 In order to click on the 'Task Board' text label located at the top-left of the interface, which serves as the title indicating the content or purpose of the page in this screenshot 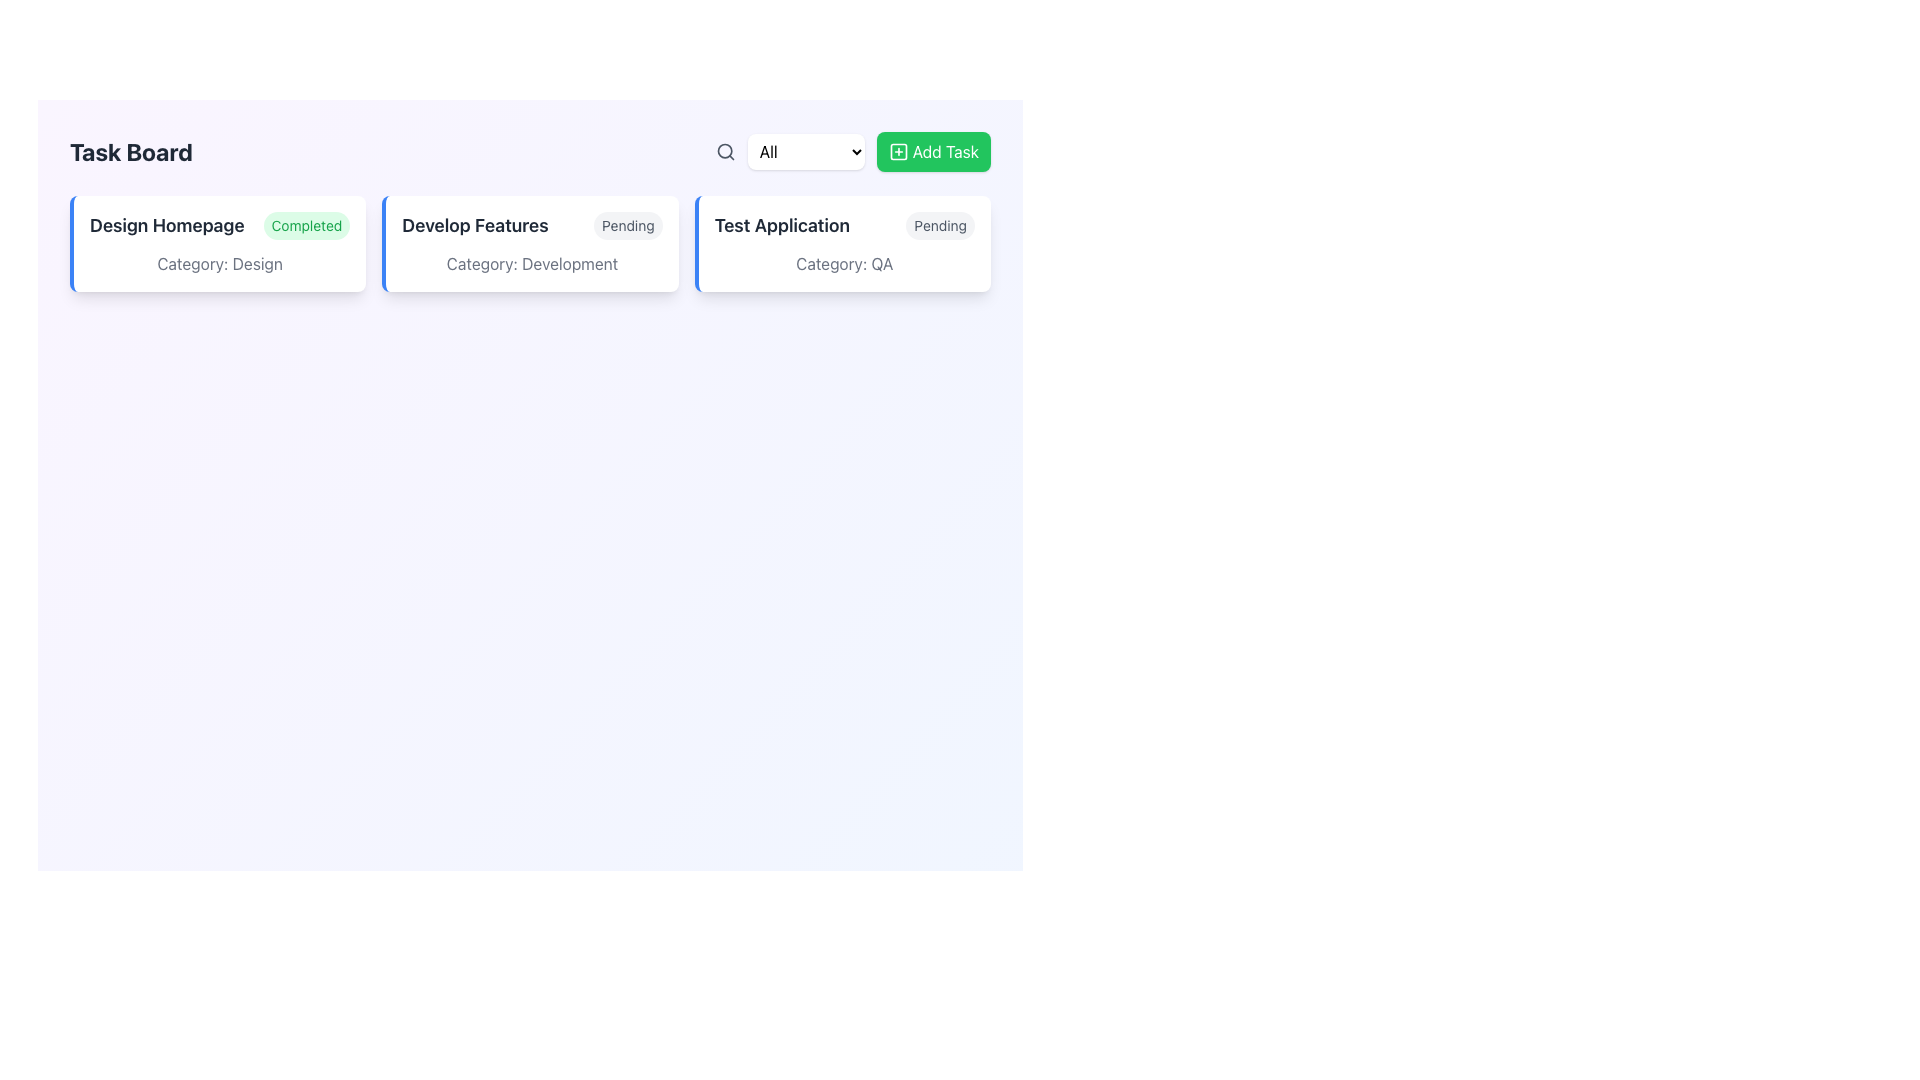, I will do `click(130, 150)`.